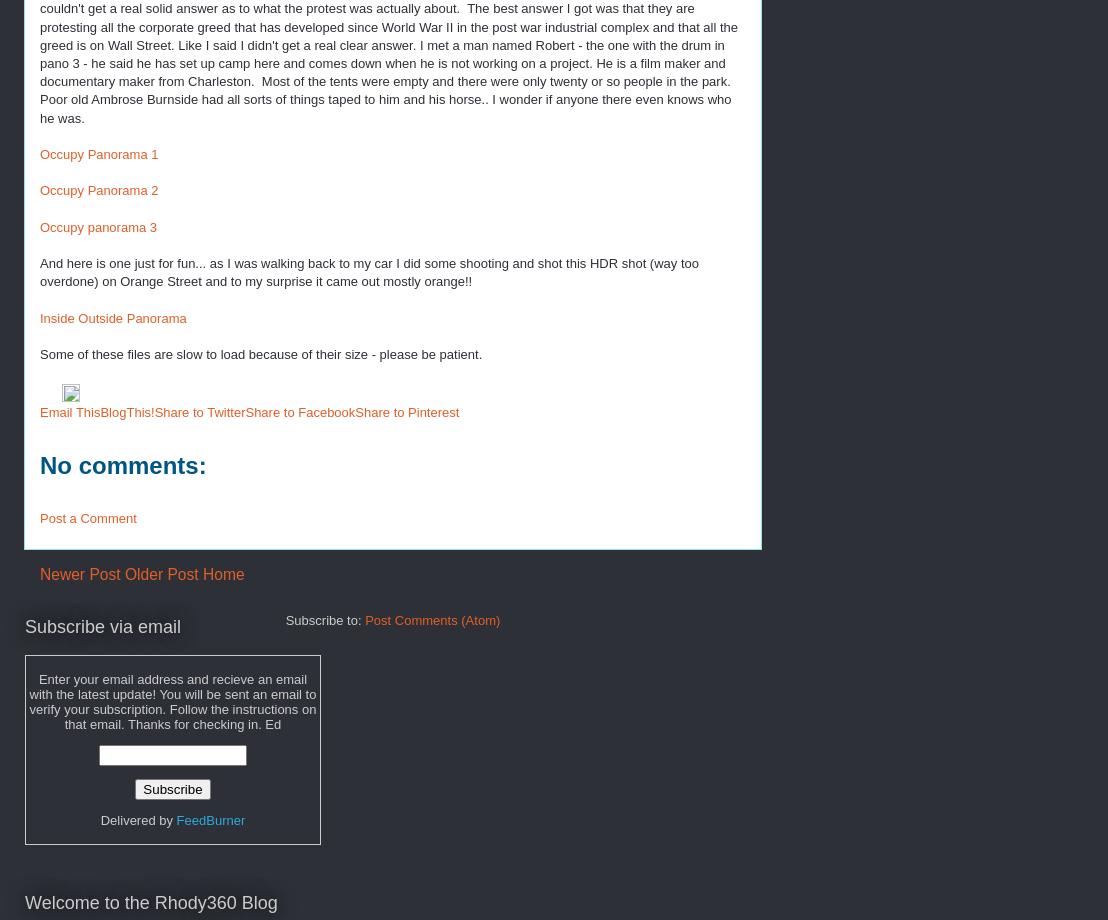 This screenshot has width=1108, height=920. I want to click on 'BlogThis!', so click(126, 410).